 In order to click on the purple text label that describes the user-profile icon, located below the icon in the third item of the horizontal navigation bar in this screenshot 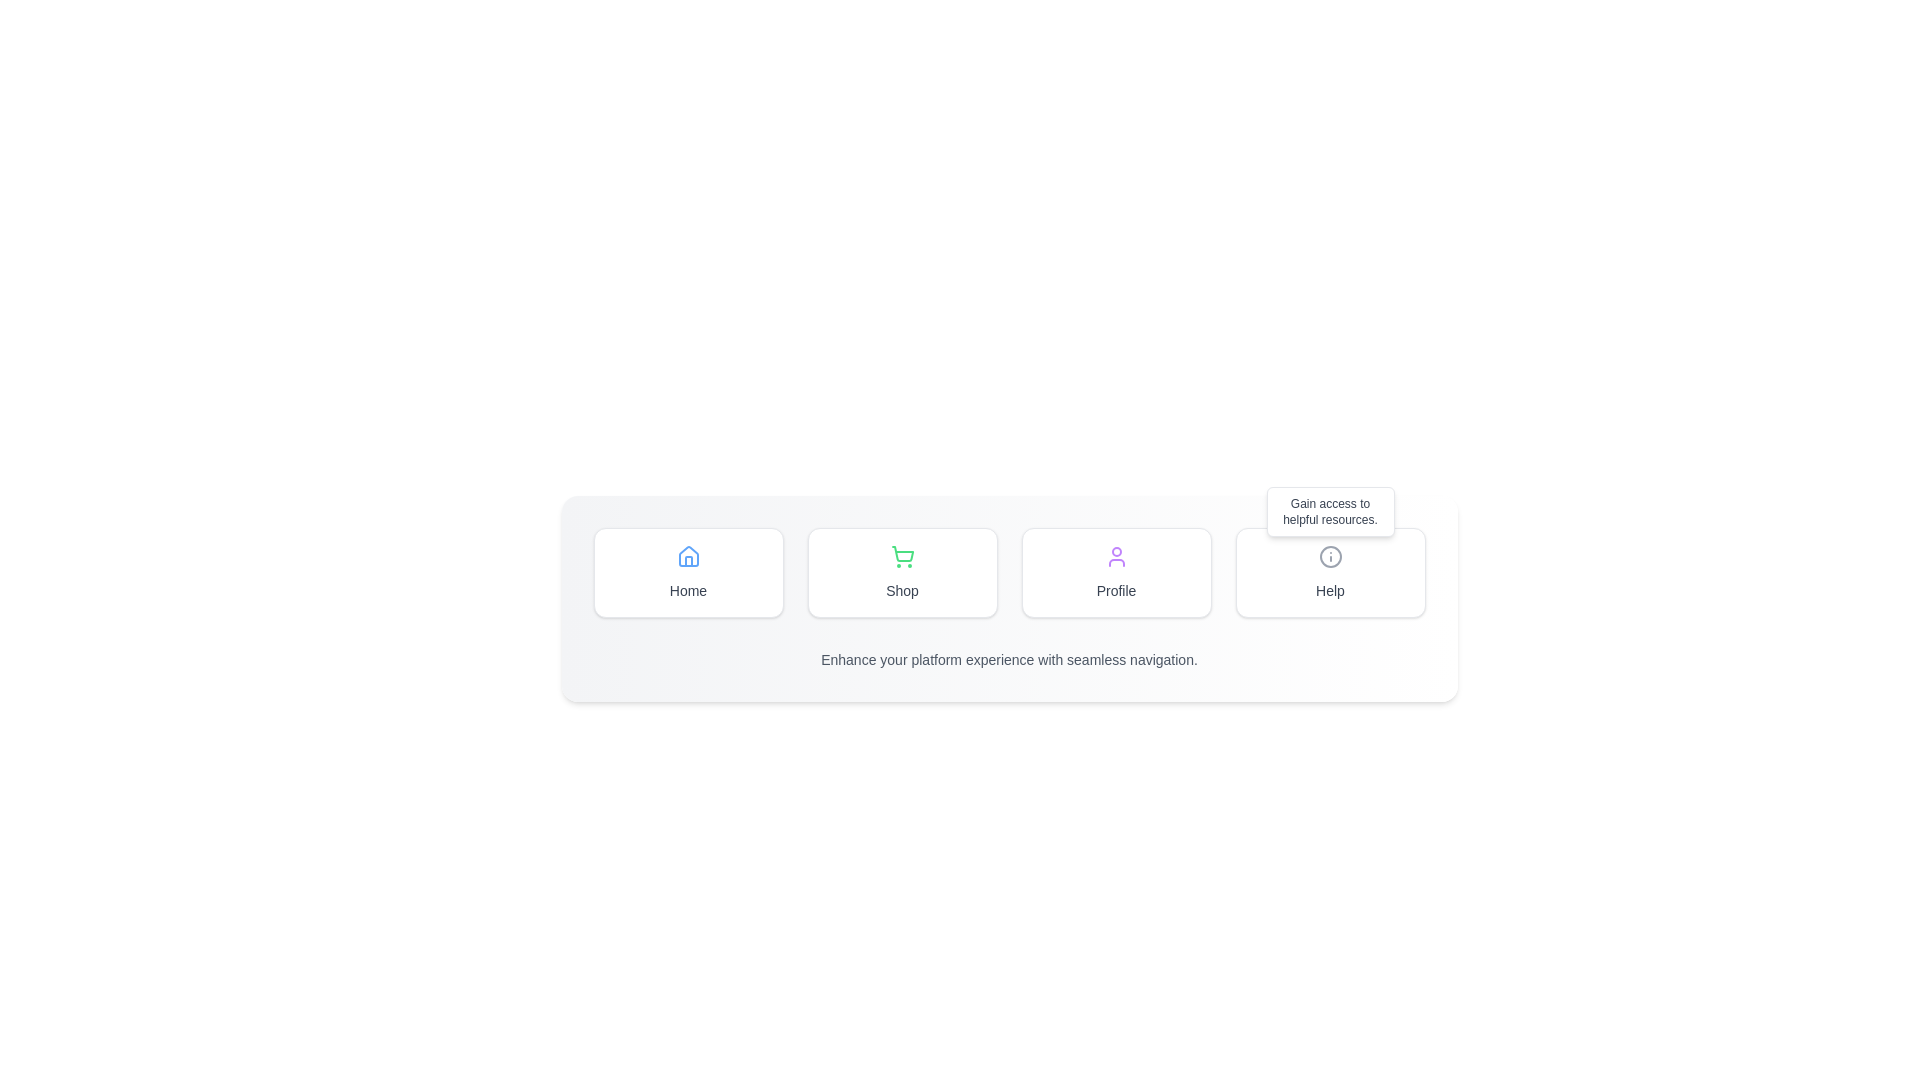, I will do `click(1115, 589)`.